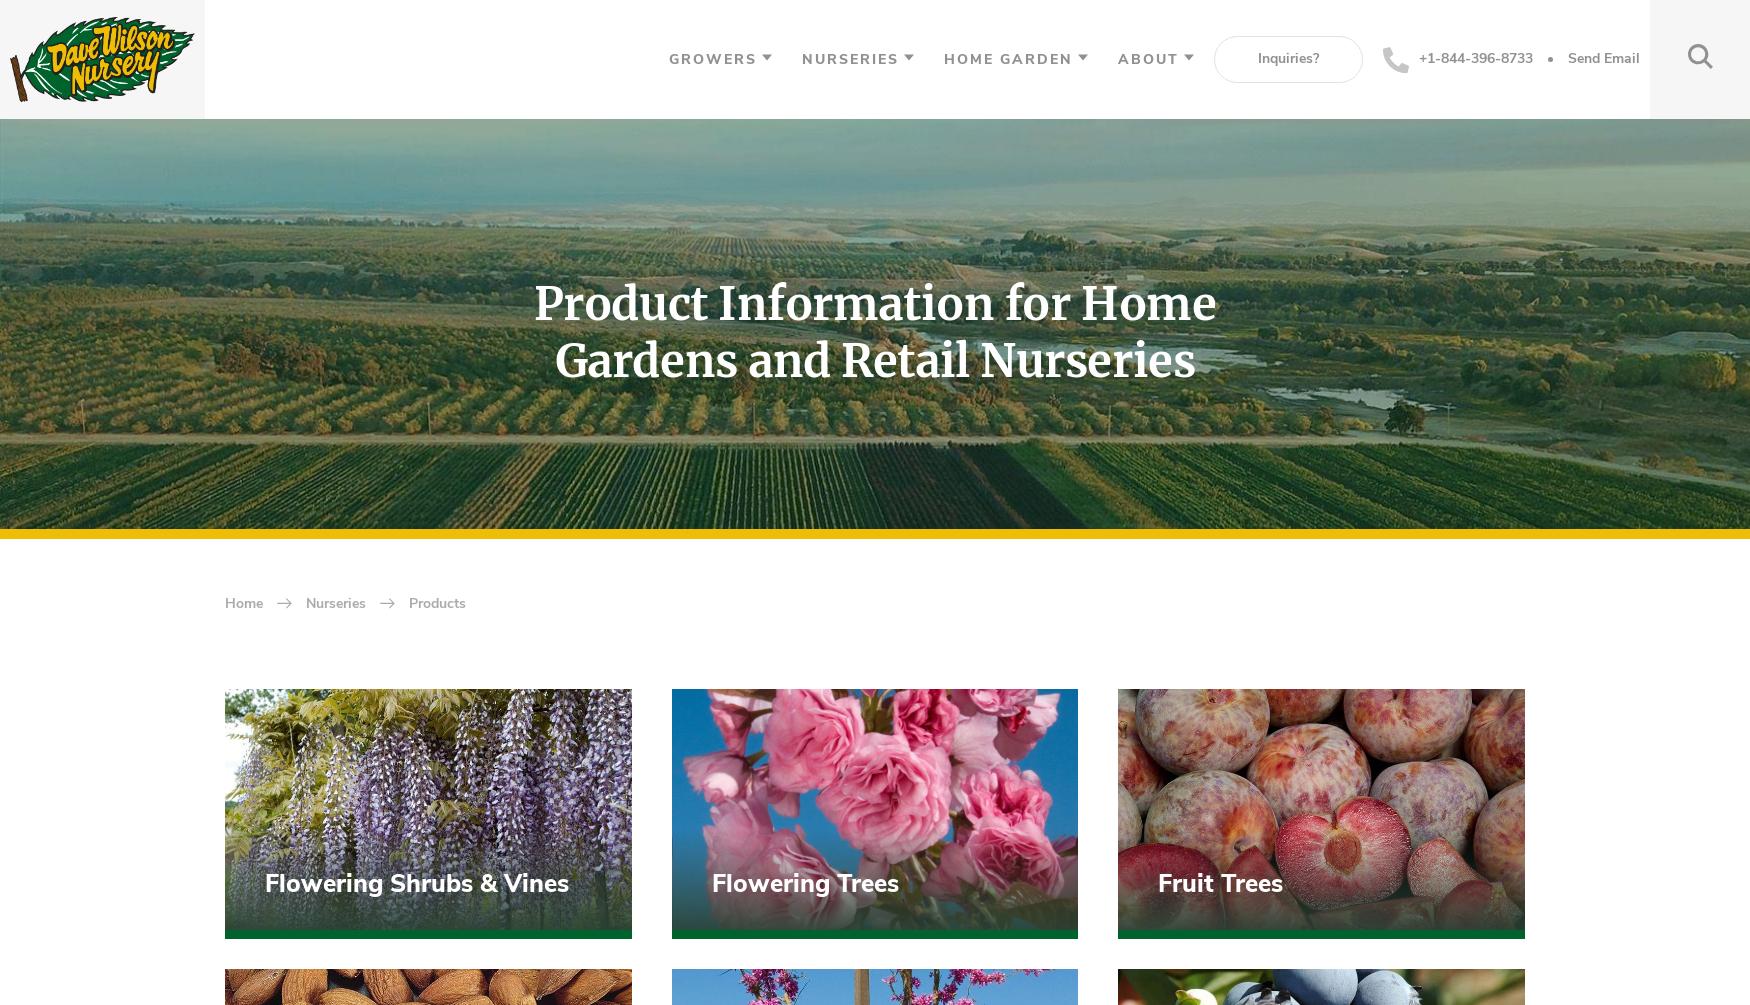 The image size is (1750, 1005). Describe the element at coordinates (512, 800) in the screenshot. I see `'We sell our products to retail nurseries, garden centers, container growers who sell to landscape contractors and retail
nurseries, mail order nurseries, and anyone else who qualifies. We do not accept direct sales to consumers.'` at that location.